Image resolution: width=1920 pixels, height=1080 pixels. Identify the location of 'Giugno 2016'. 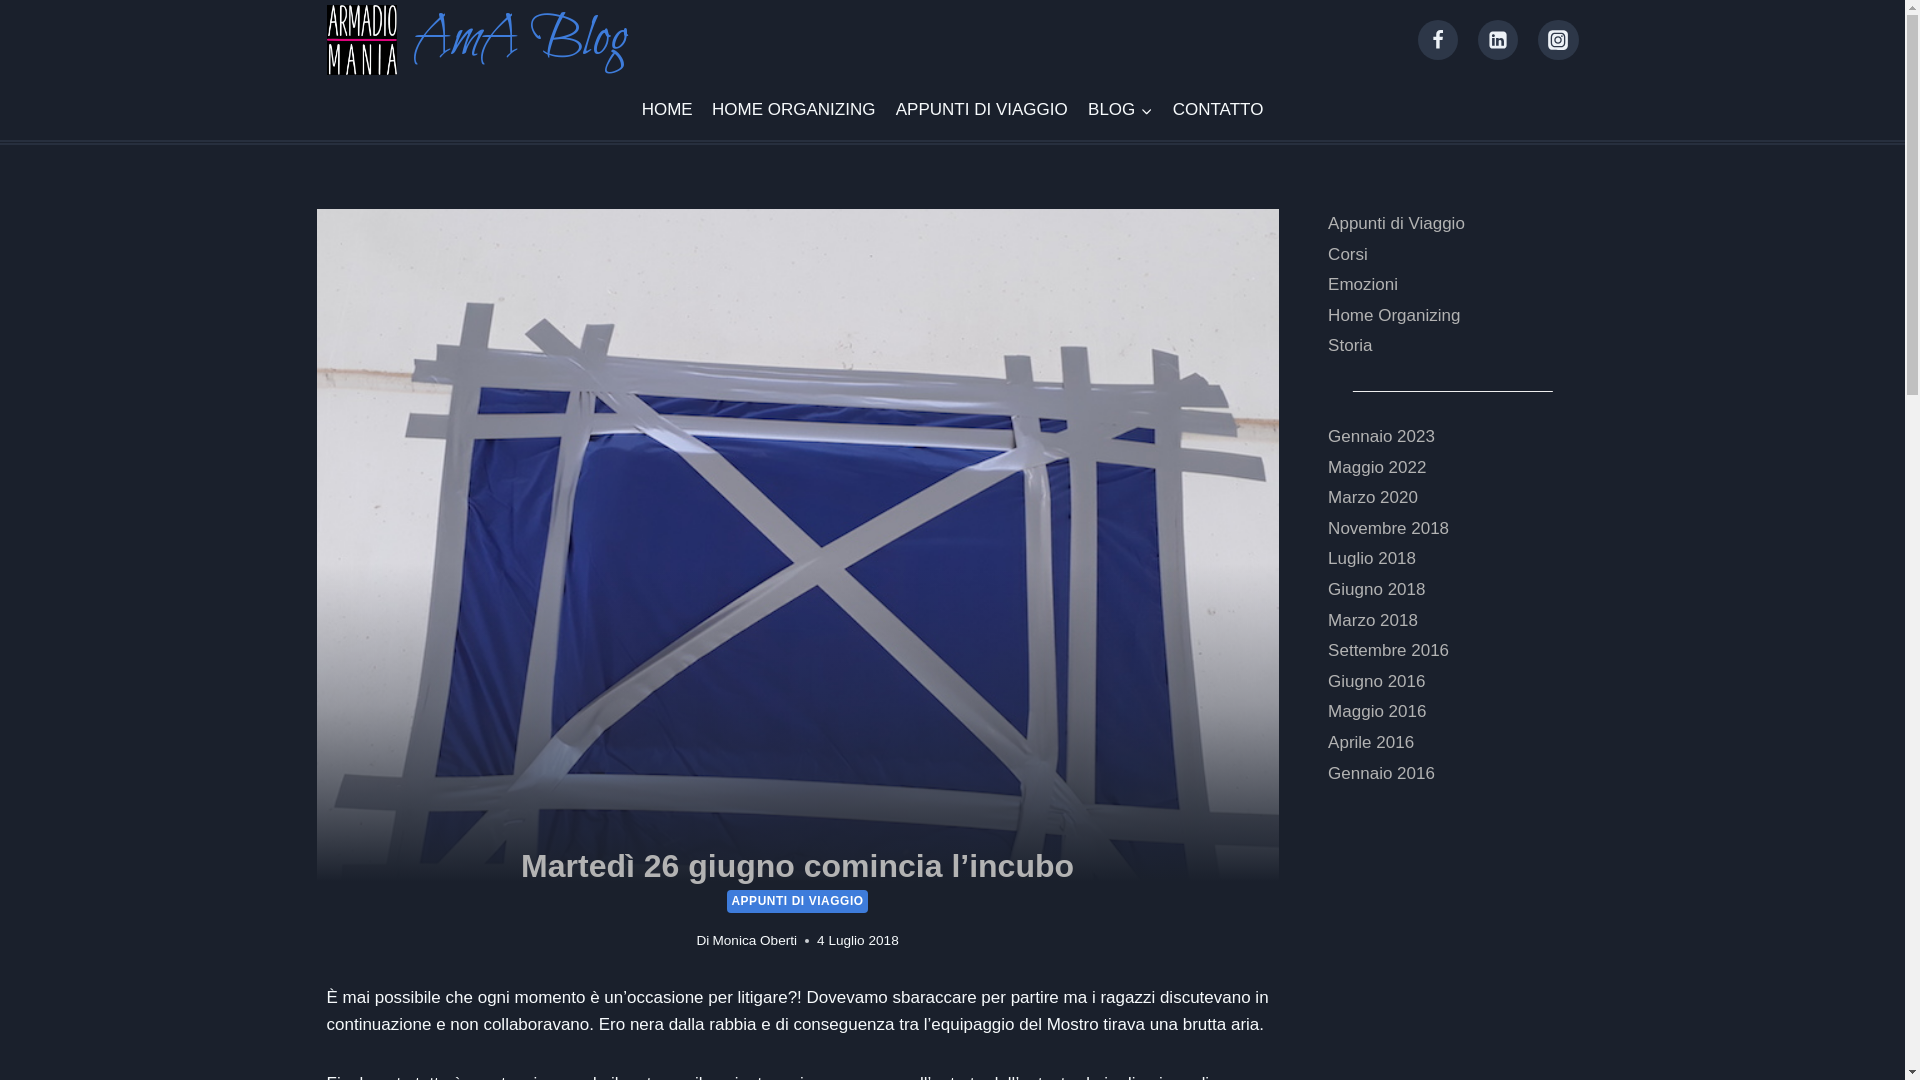
(1375, 680).